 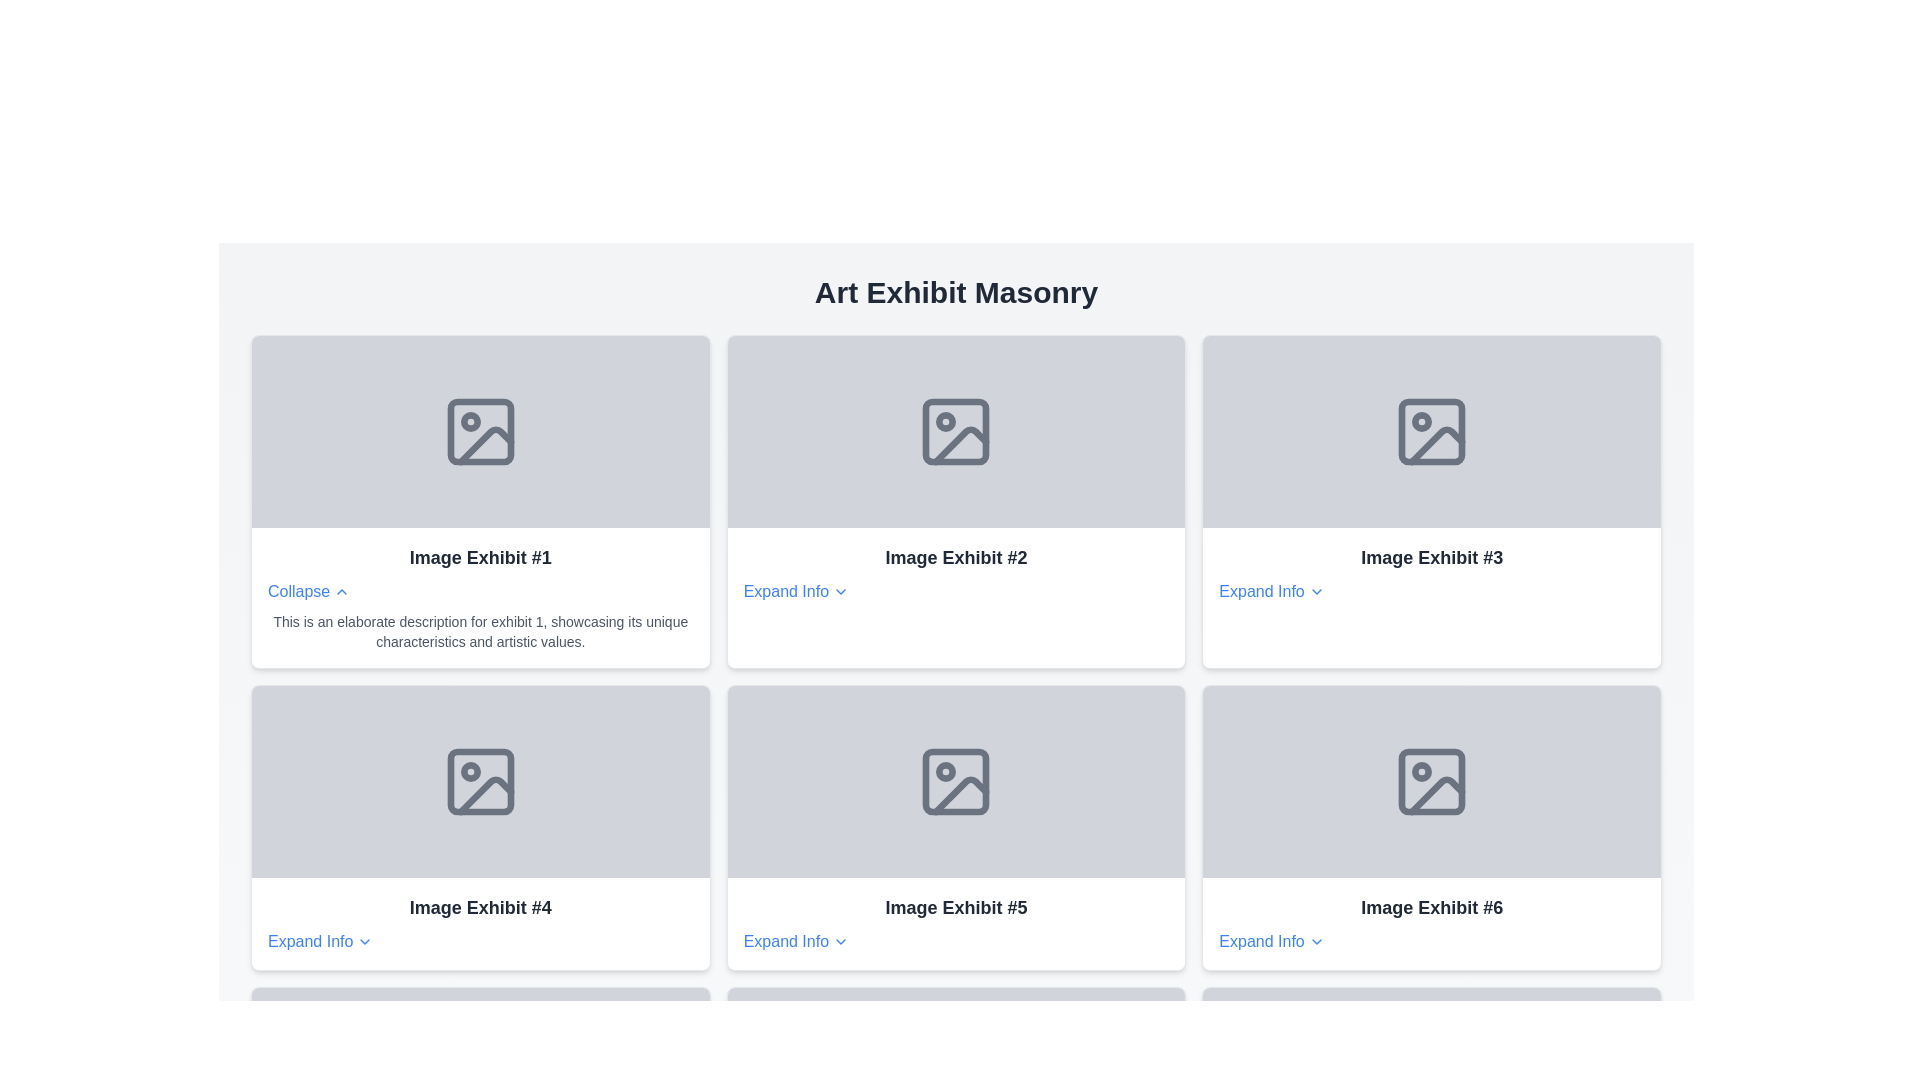 What do you see at coordinates (955, 924) in the screenshot?
I see `title text of the Text block with hyperlink and icon in 'Image Exhibit #5' located in the second row and second column of the exhibit cards` at bounding box center [955, 924].